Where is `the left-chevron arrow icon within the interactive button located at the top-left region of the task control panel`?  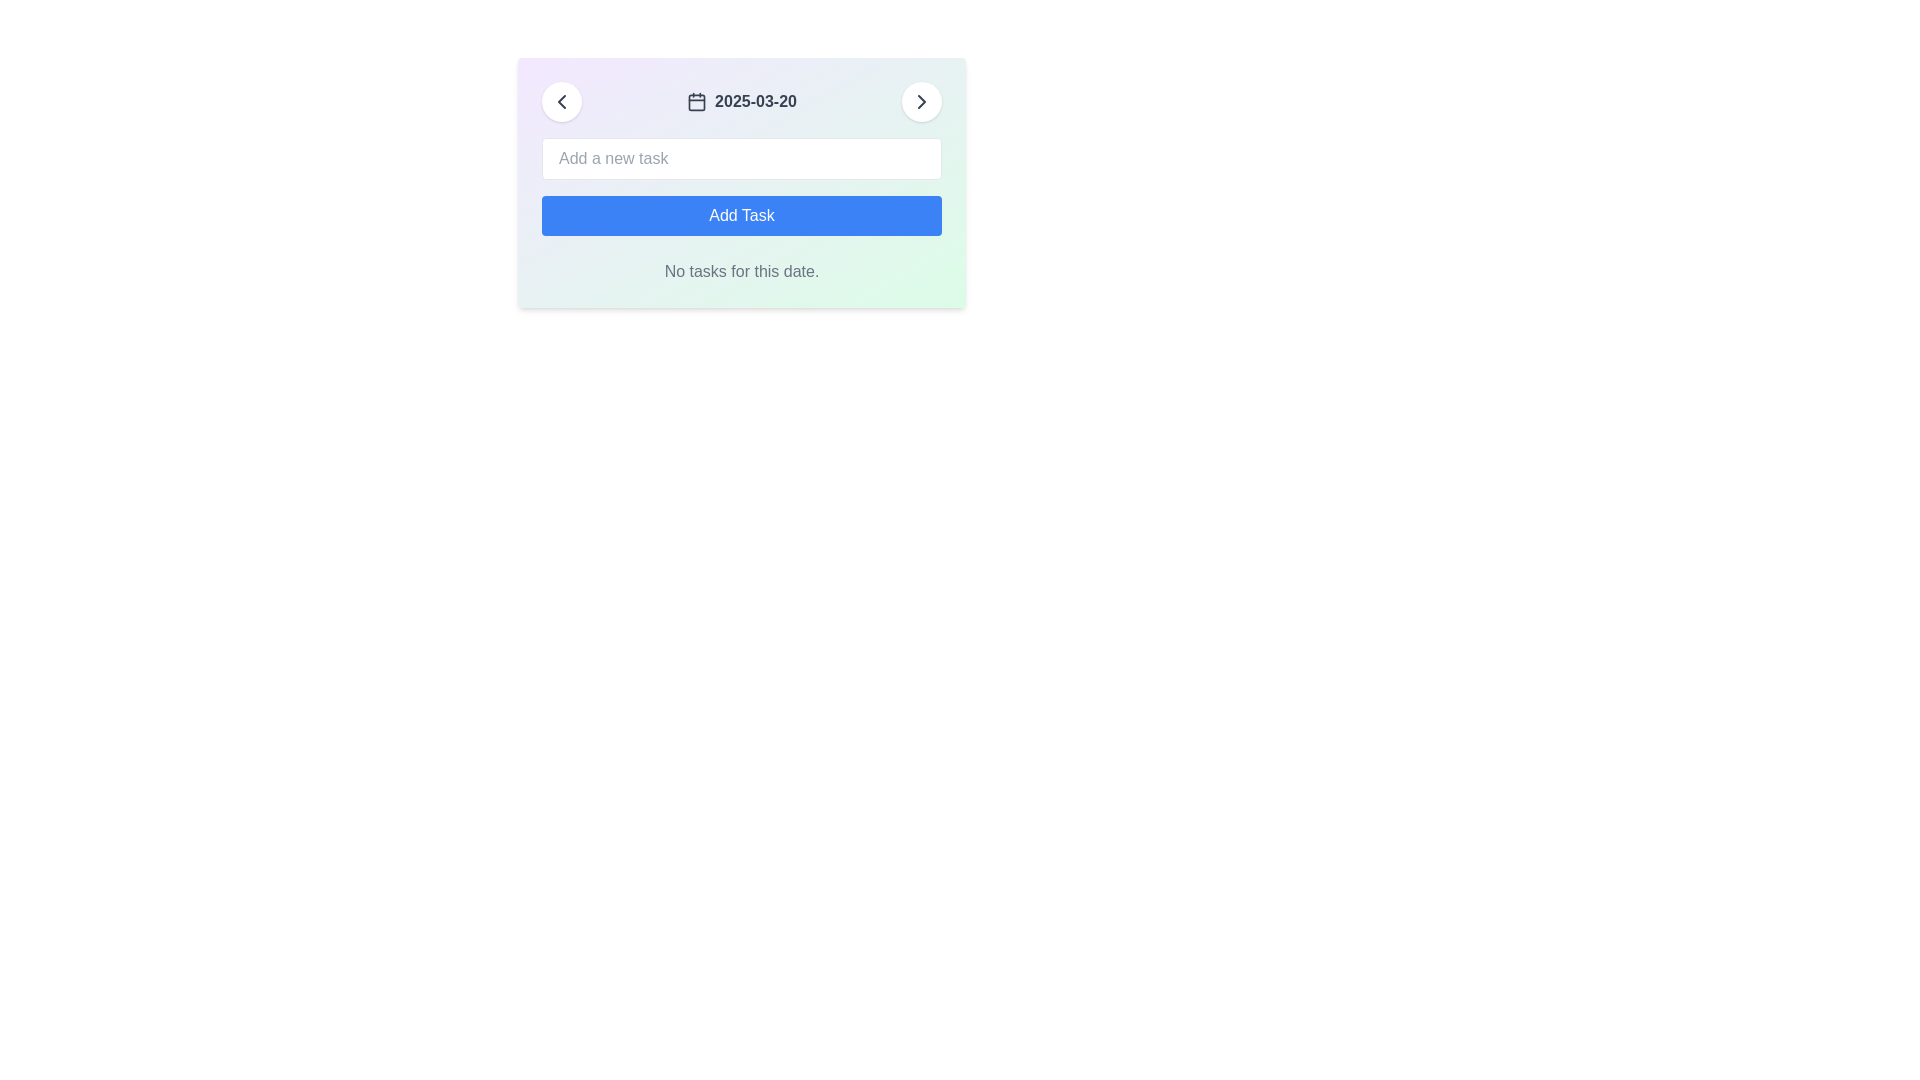 the left-chevron arrow icon within the interactive button located at the top-left region of the task control panel is located at coordinates (560, 101).